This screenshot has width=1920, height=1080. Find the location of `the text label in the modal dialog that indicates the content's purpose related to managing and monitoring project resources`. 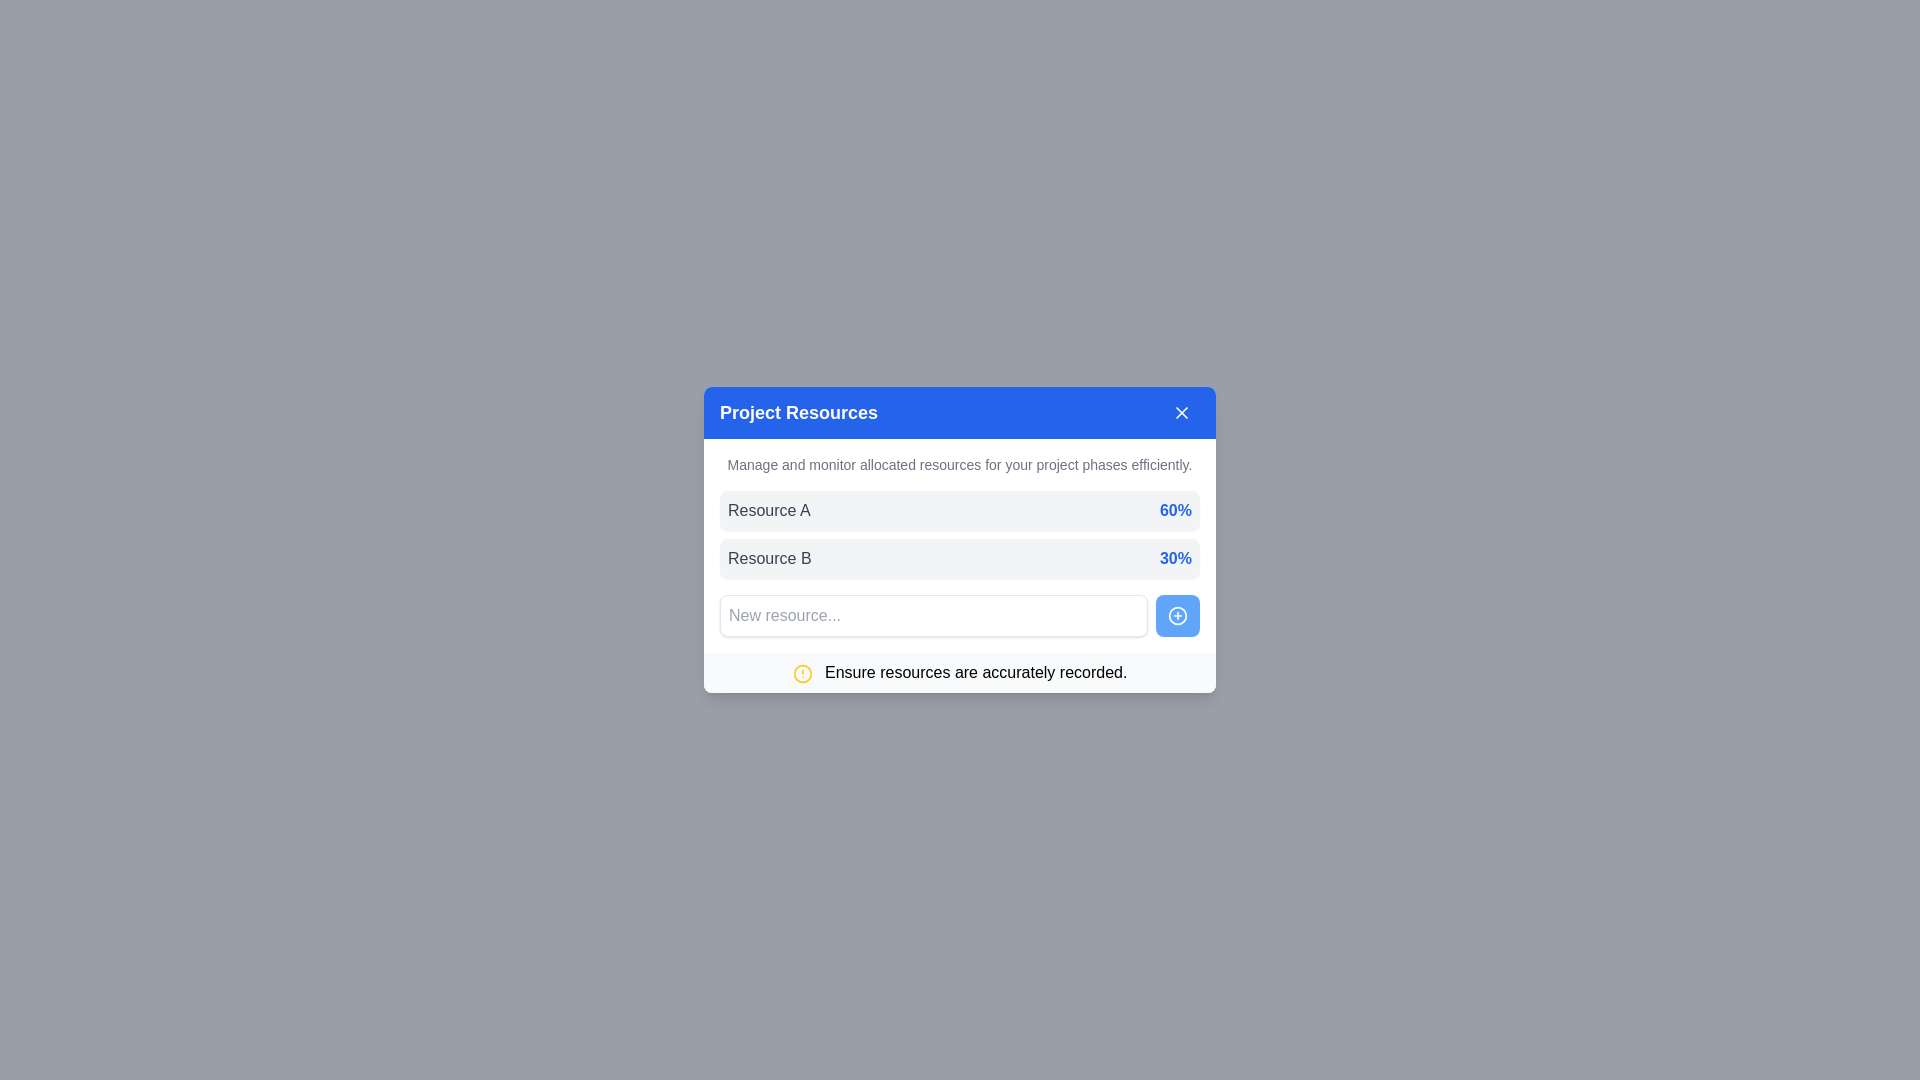

the text label in the modal dialog that indicates the content's purpose related to managing and monitoring project resources is located at coordinates (798, 411).